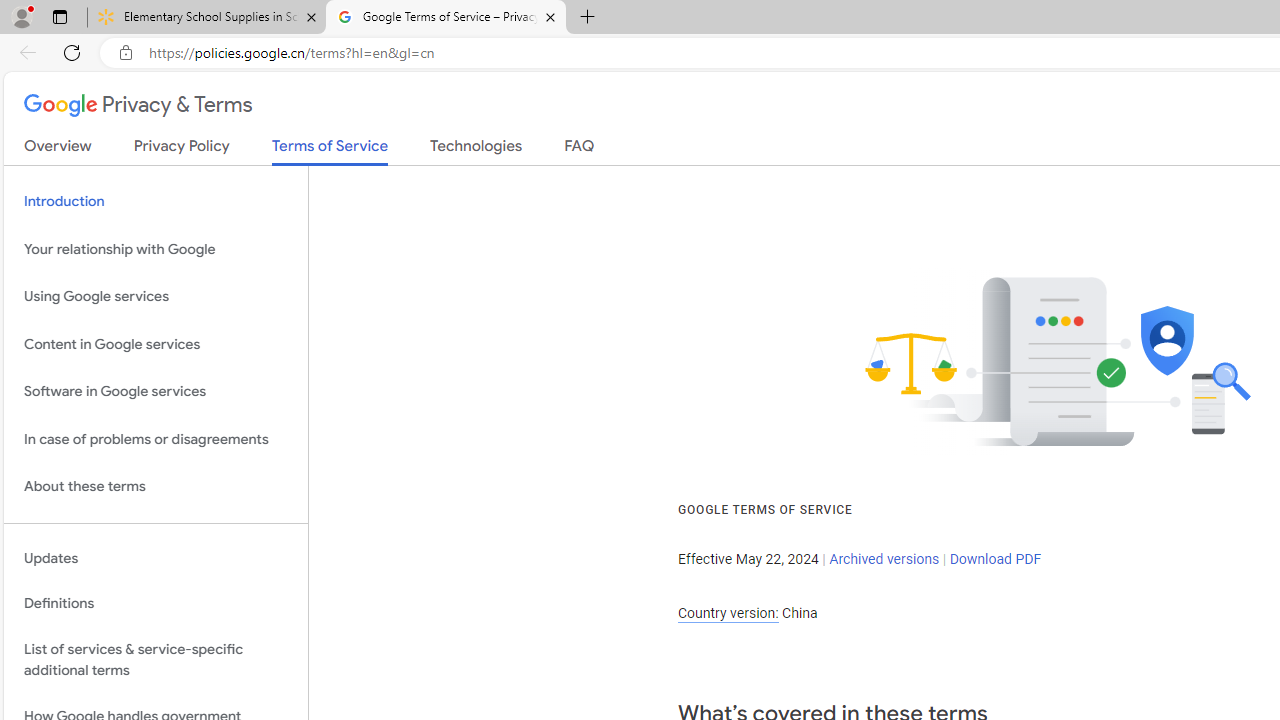 The image size is (1280, 720). I want to click on 'Overview', so click(58, 149).